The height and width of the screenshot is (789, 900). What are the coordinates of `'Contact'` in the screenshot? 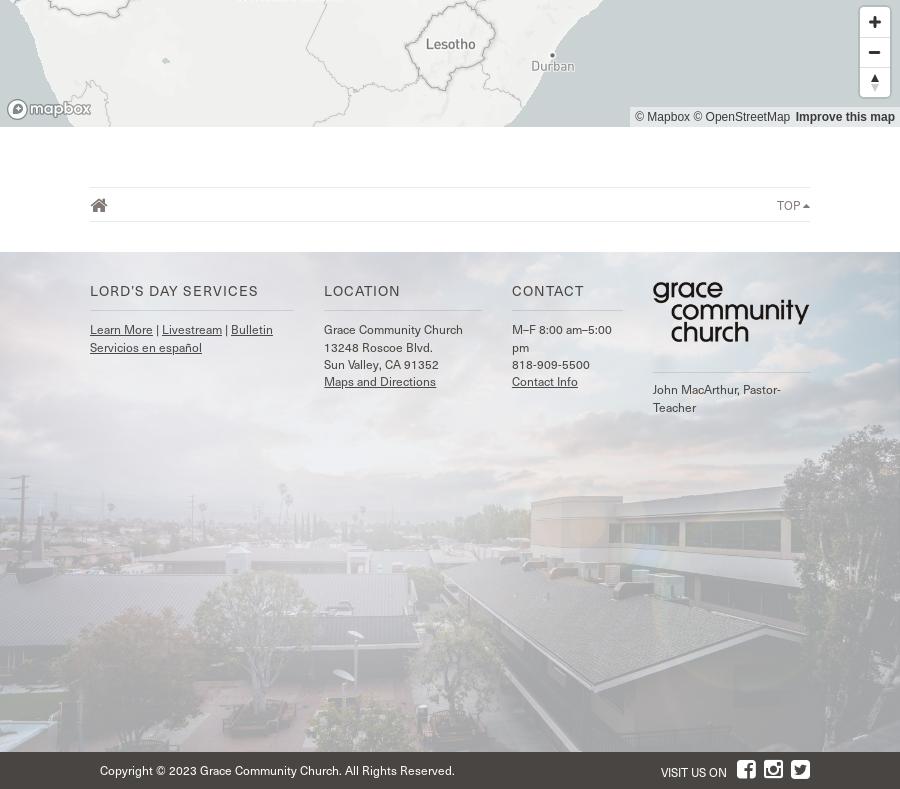 It's located at (546, 290).